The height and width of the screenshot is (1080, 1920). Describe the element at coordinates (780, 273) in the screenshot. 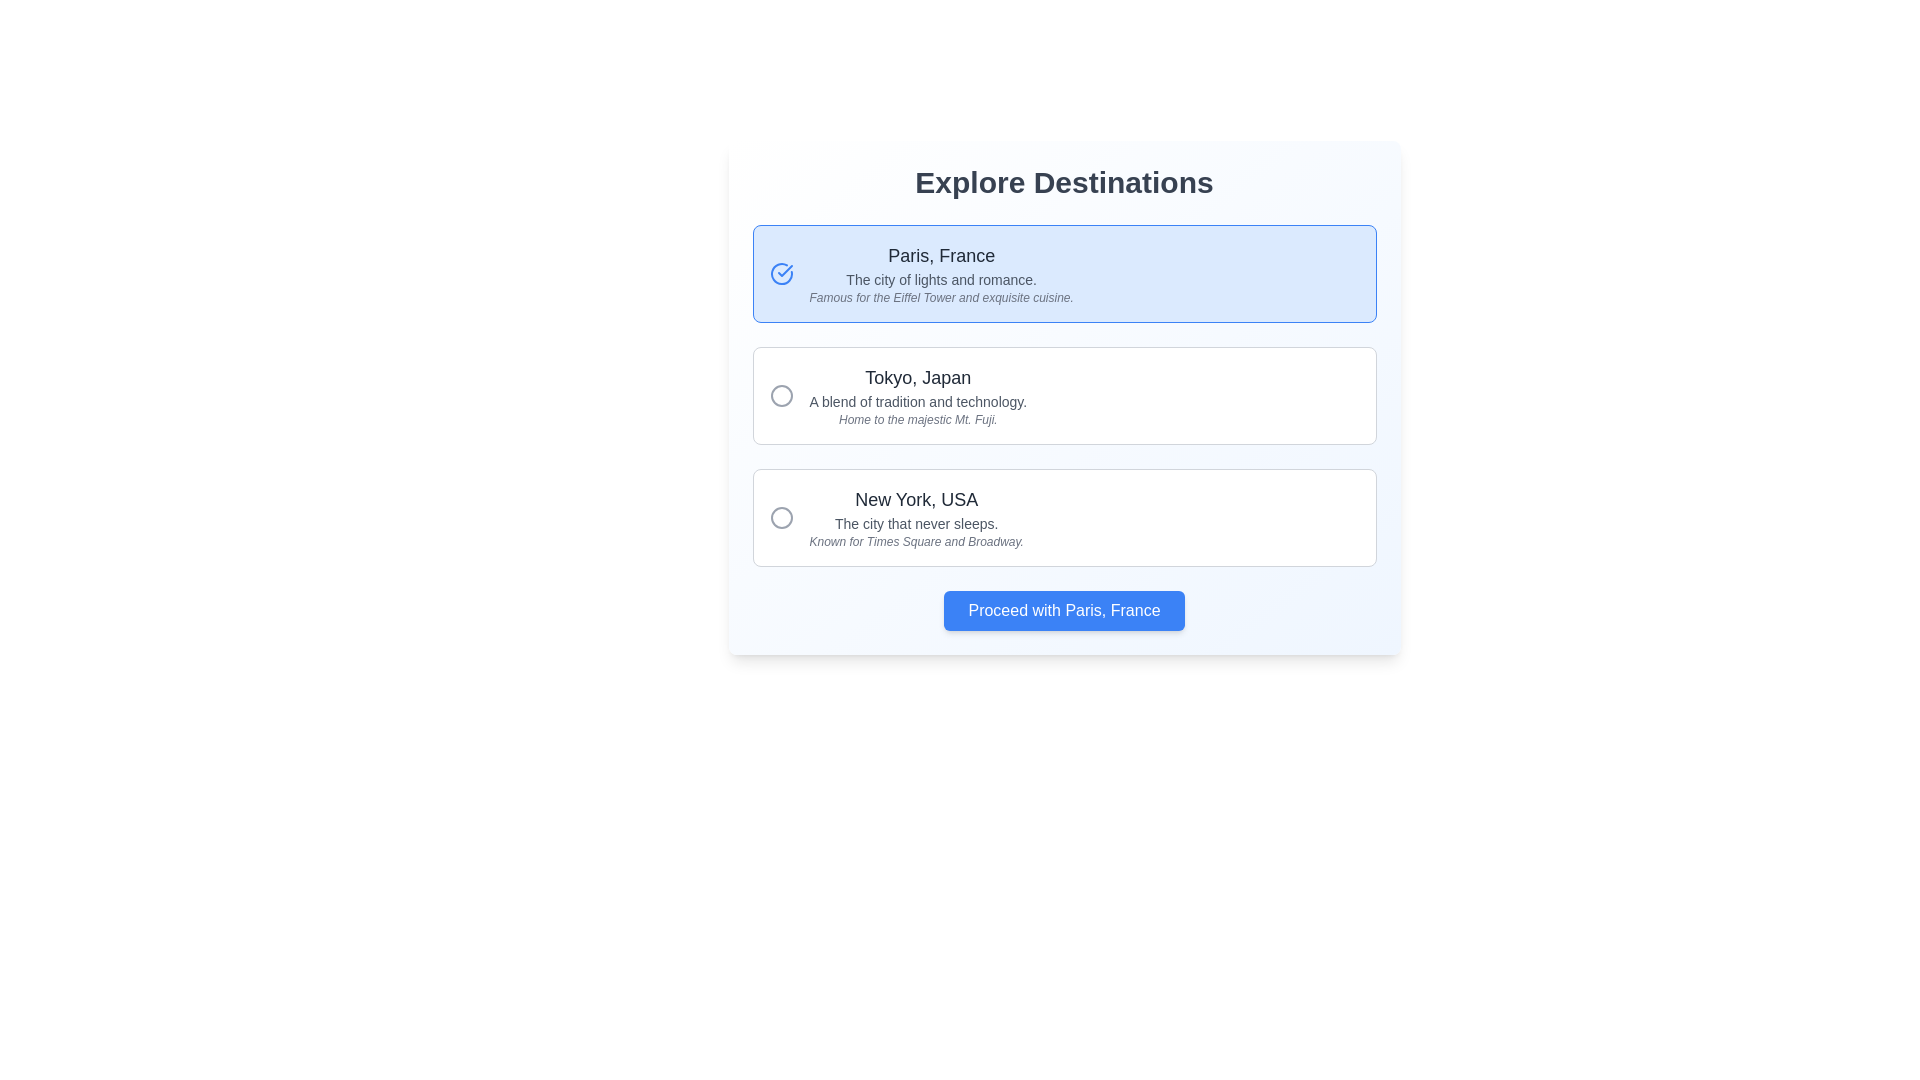

I see `the blue circular icon with a check mark, located to the left of the text block 'Paris, France'` at that location.